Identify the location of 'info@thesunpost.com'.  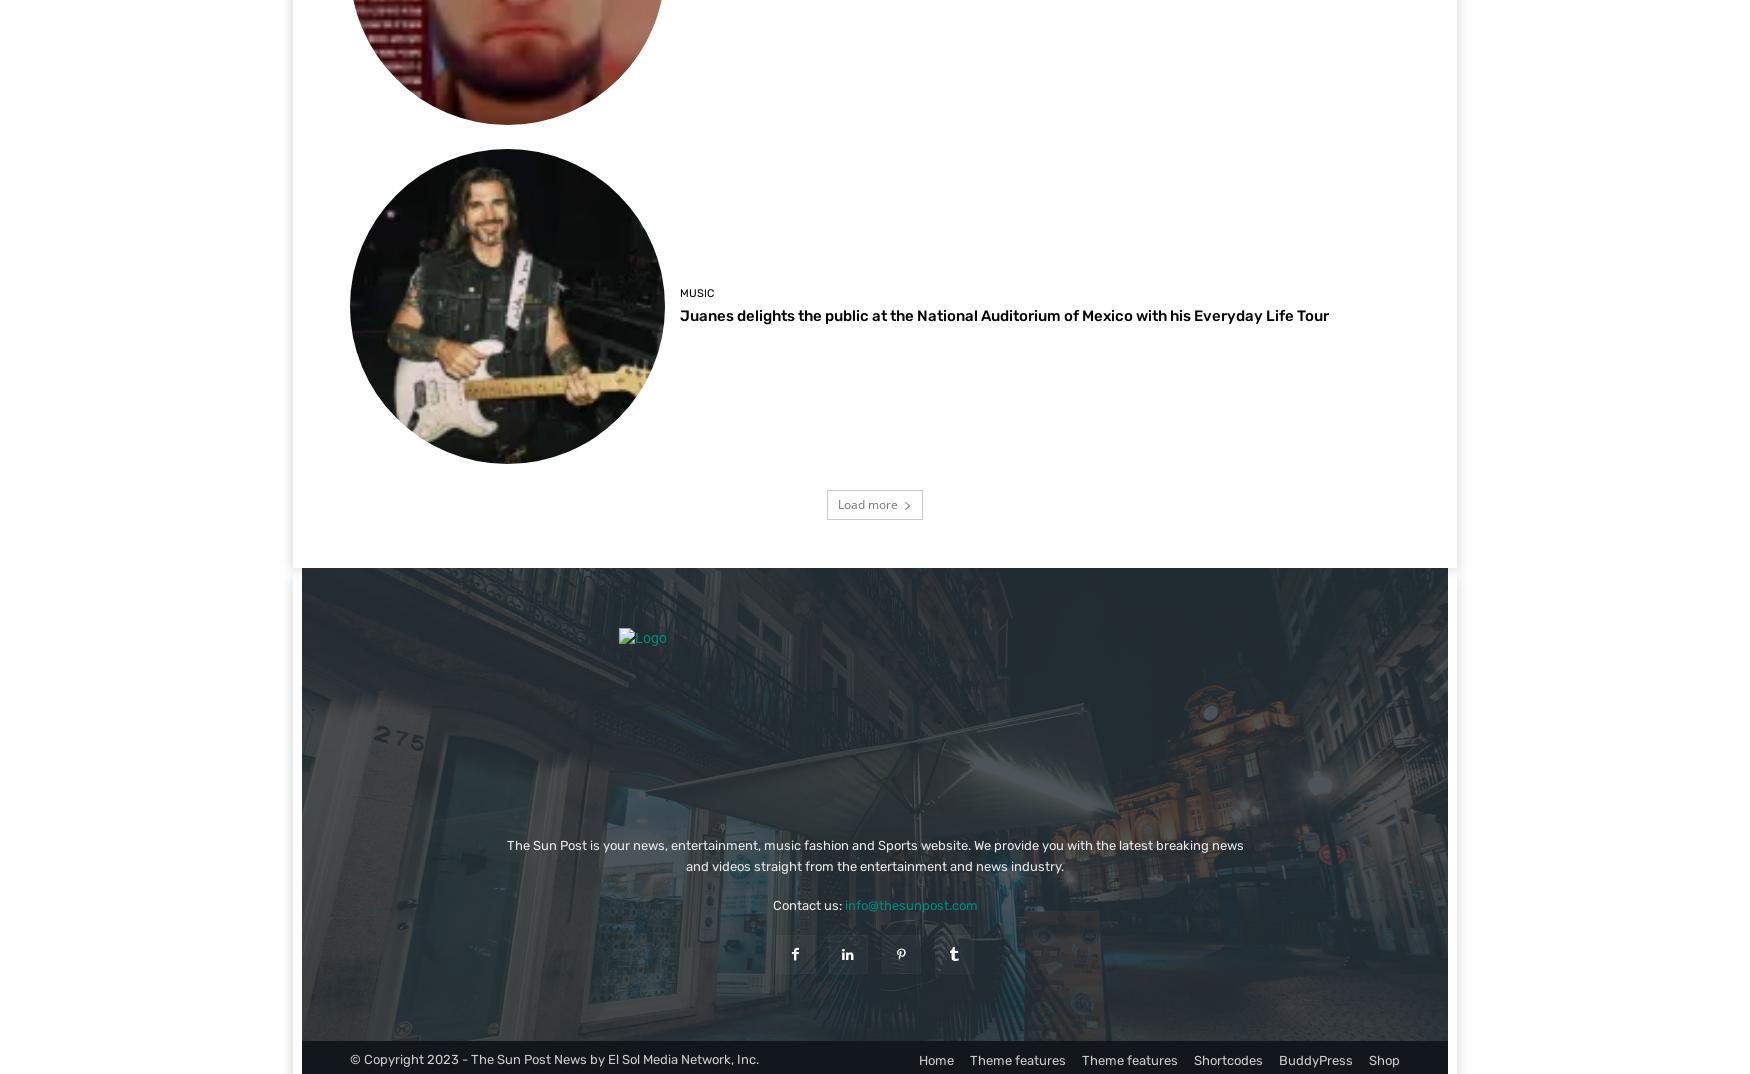
(844, 903).